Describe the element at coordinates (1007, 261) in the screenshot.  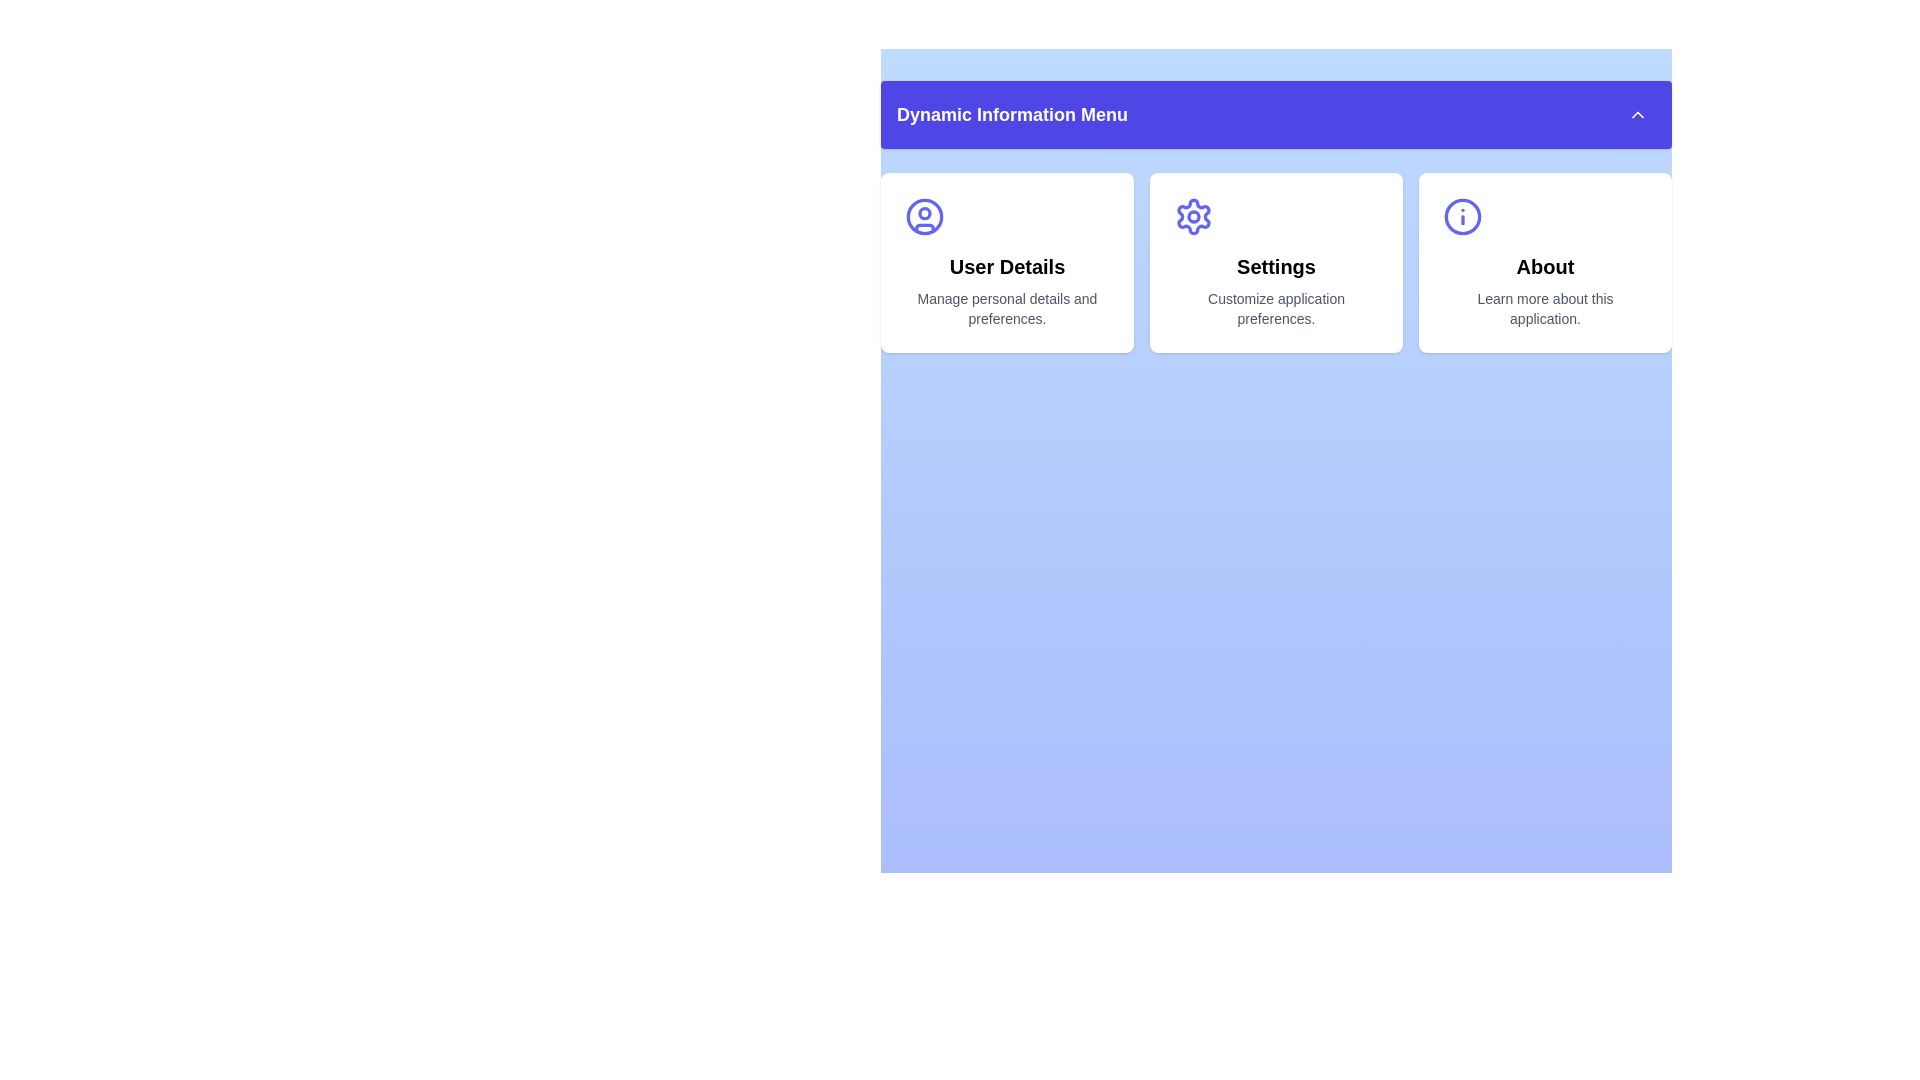
I see `the menu item User Details to interact with it` at that location.